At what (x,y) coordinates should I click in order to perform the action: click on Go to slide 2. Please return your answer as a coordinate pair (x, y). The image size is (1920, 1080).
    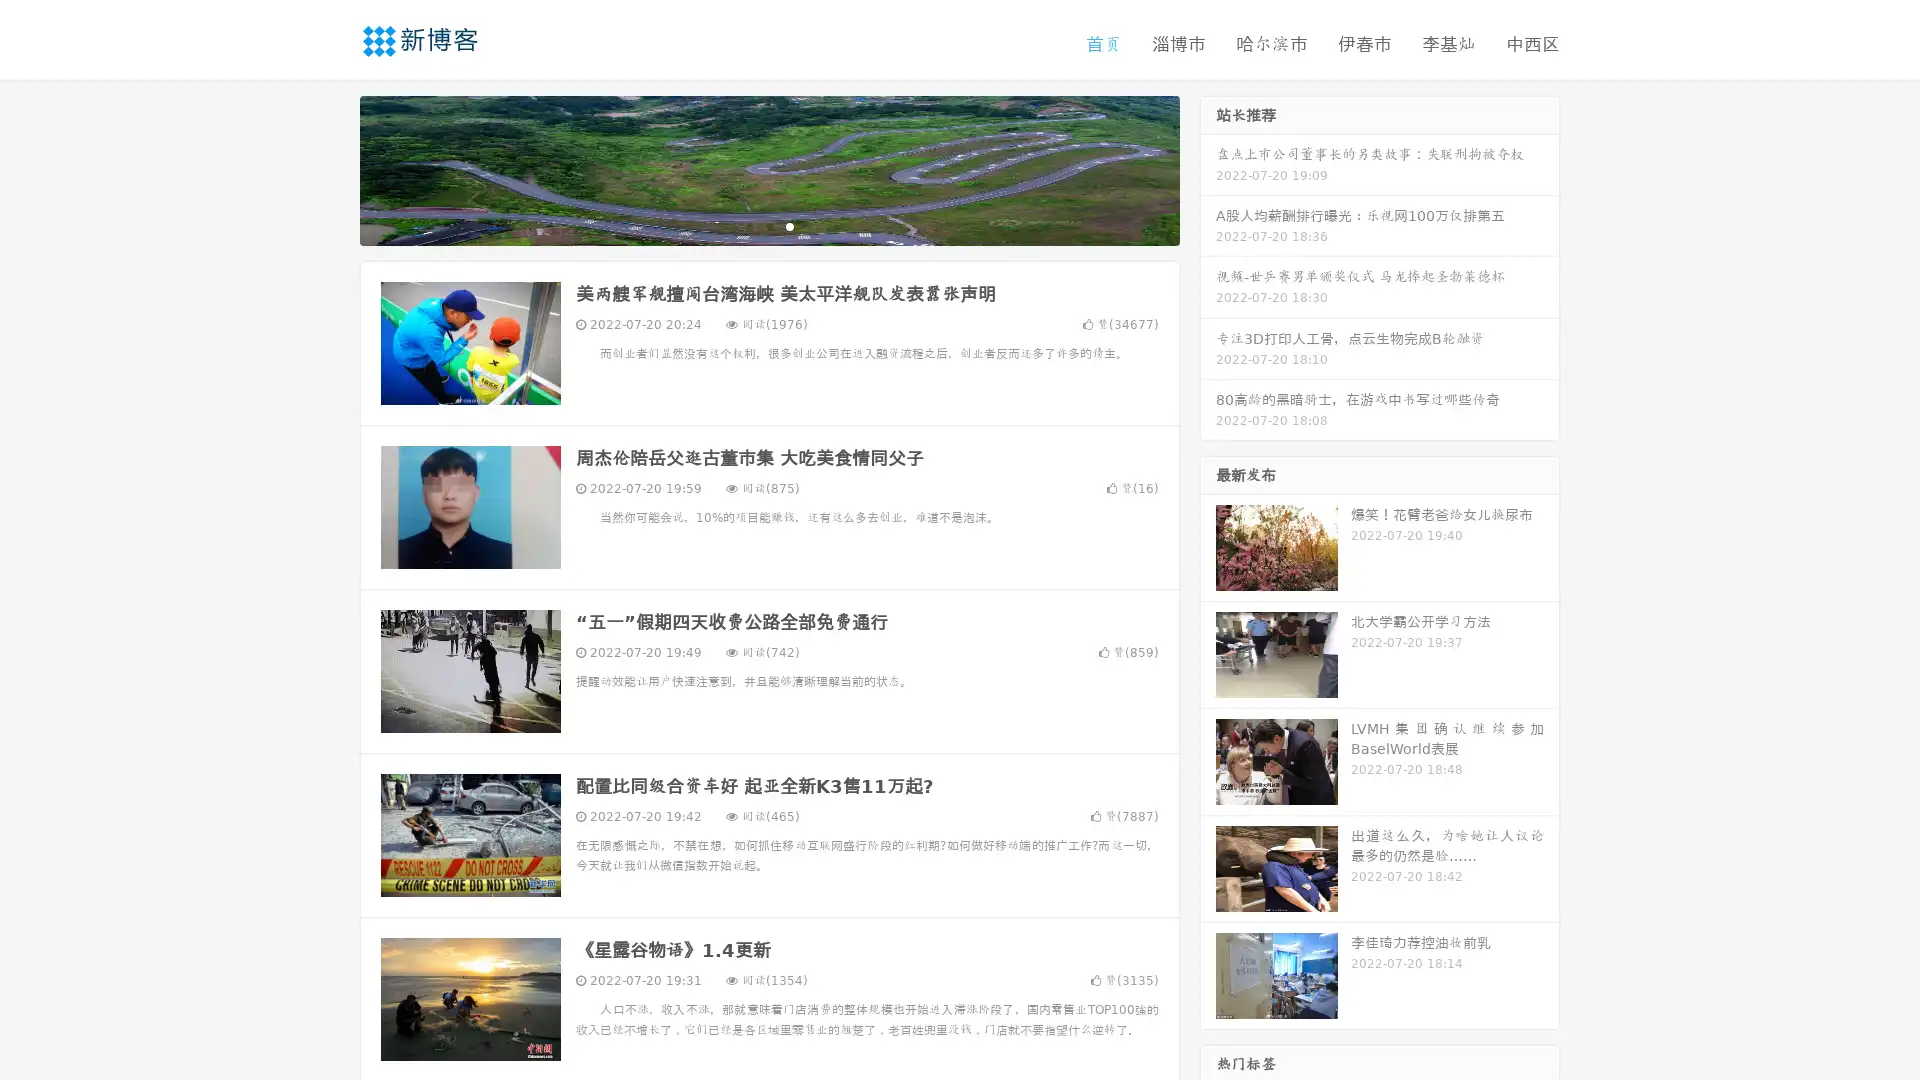
    Looking at the image, I should click on (768, 225).